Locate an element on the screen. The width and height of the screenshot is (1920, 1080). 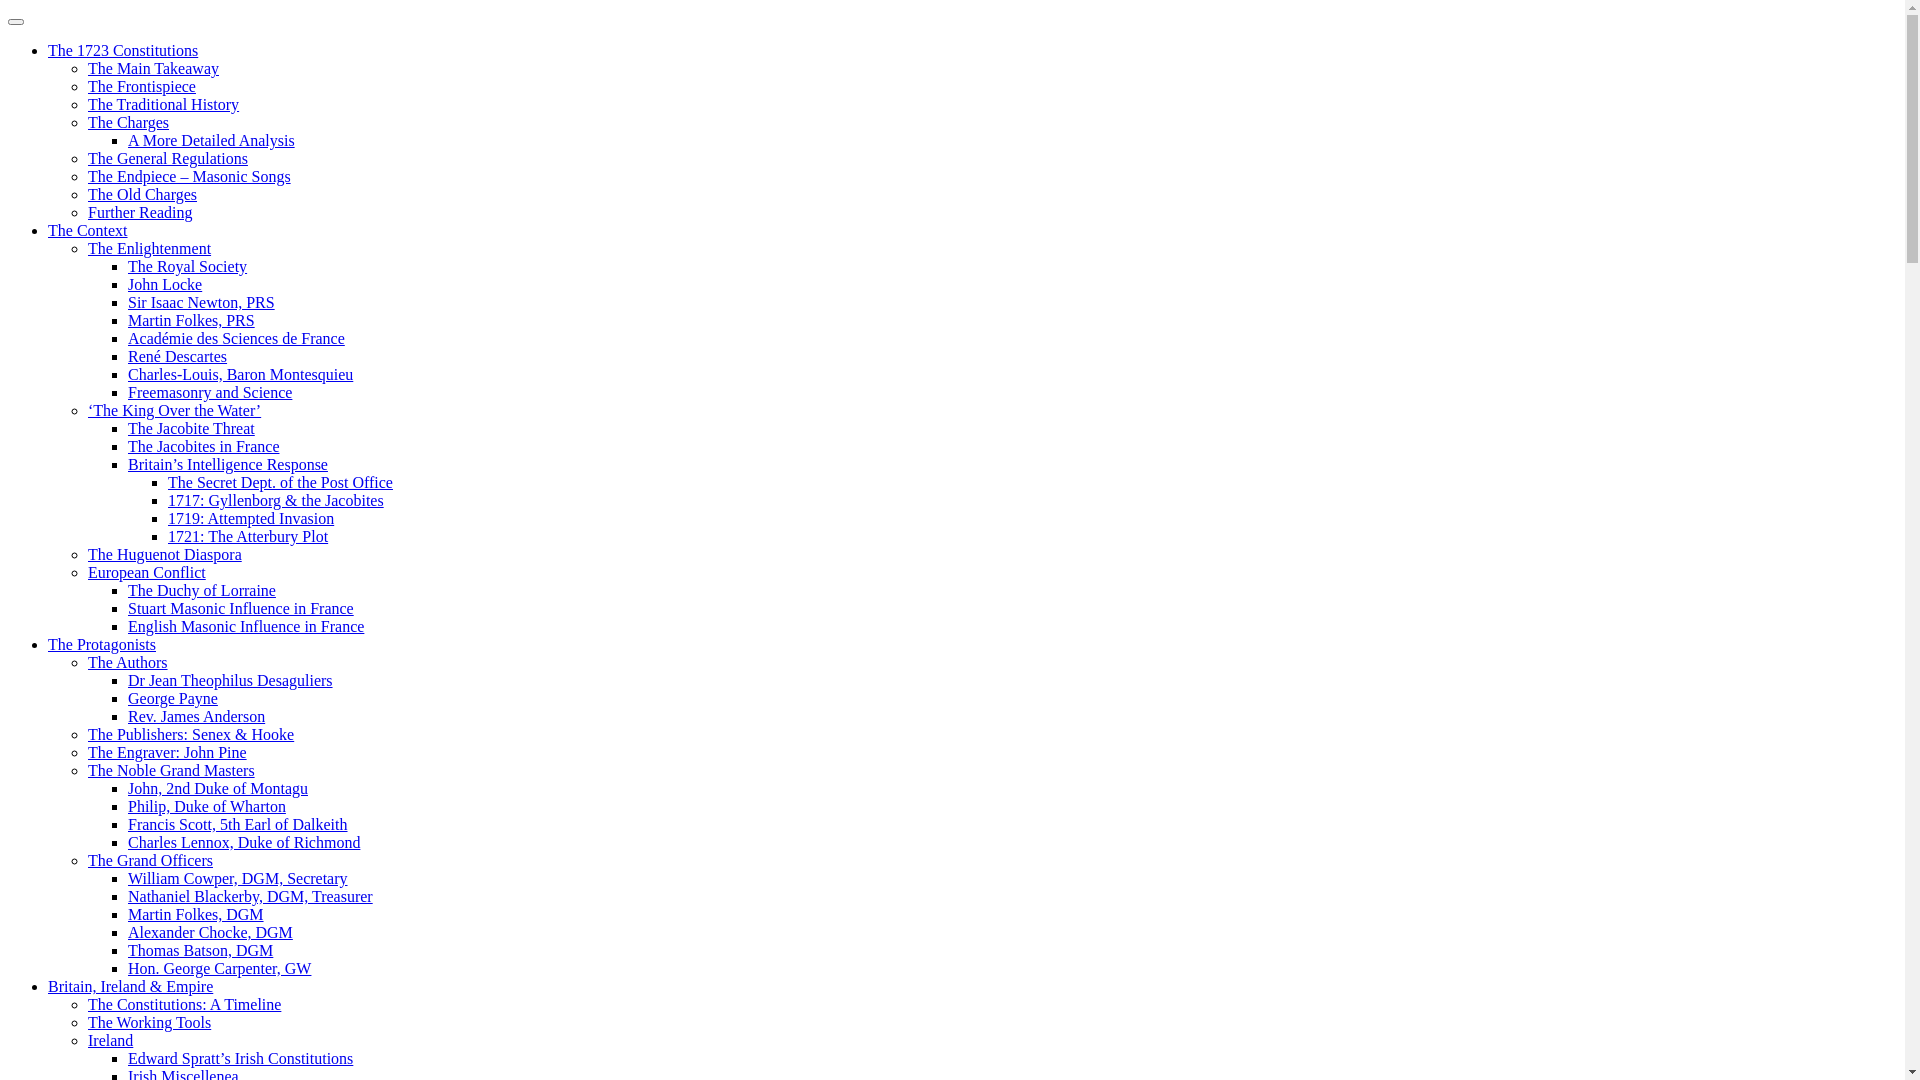
'The Grand Officers' is located at coordinates (149, 859).